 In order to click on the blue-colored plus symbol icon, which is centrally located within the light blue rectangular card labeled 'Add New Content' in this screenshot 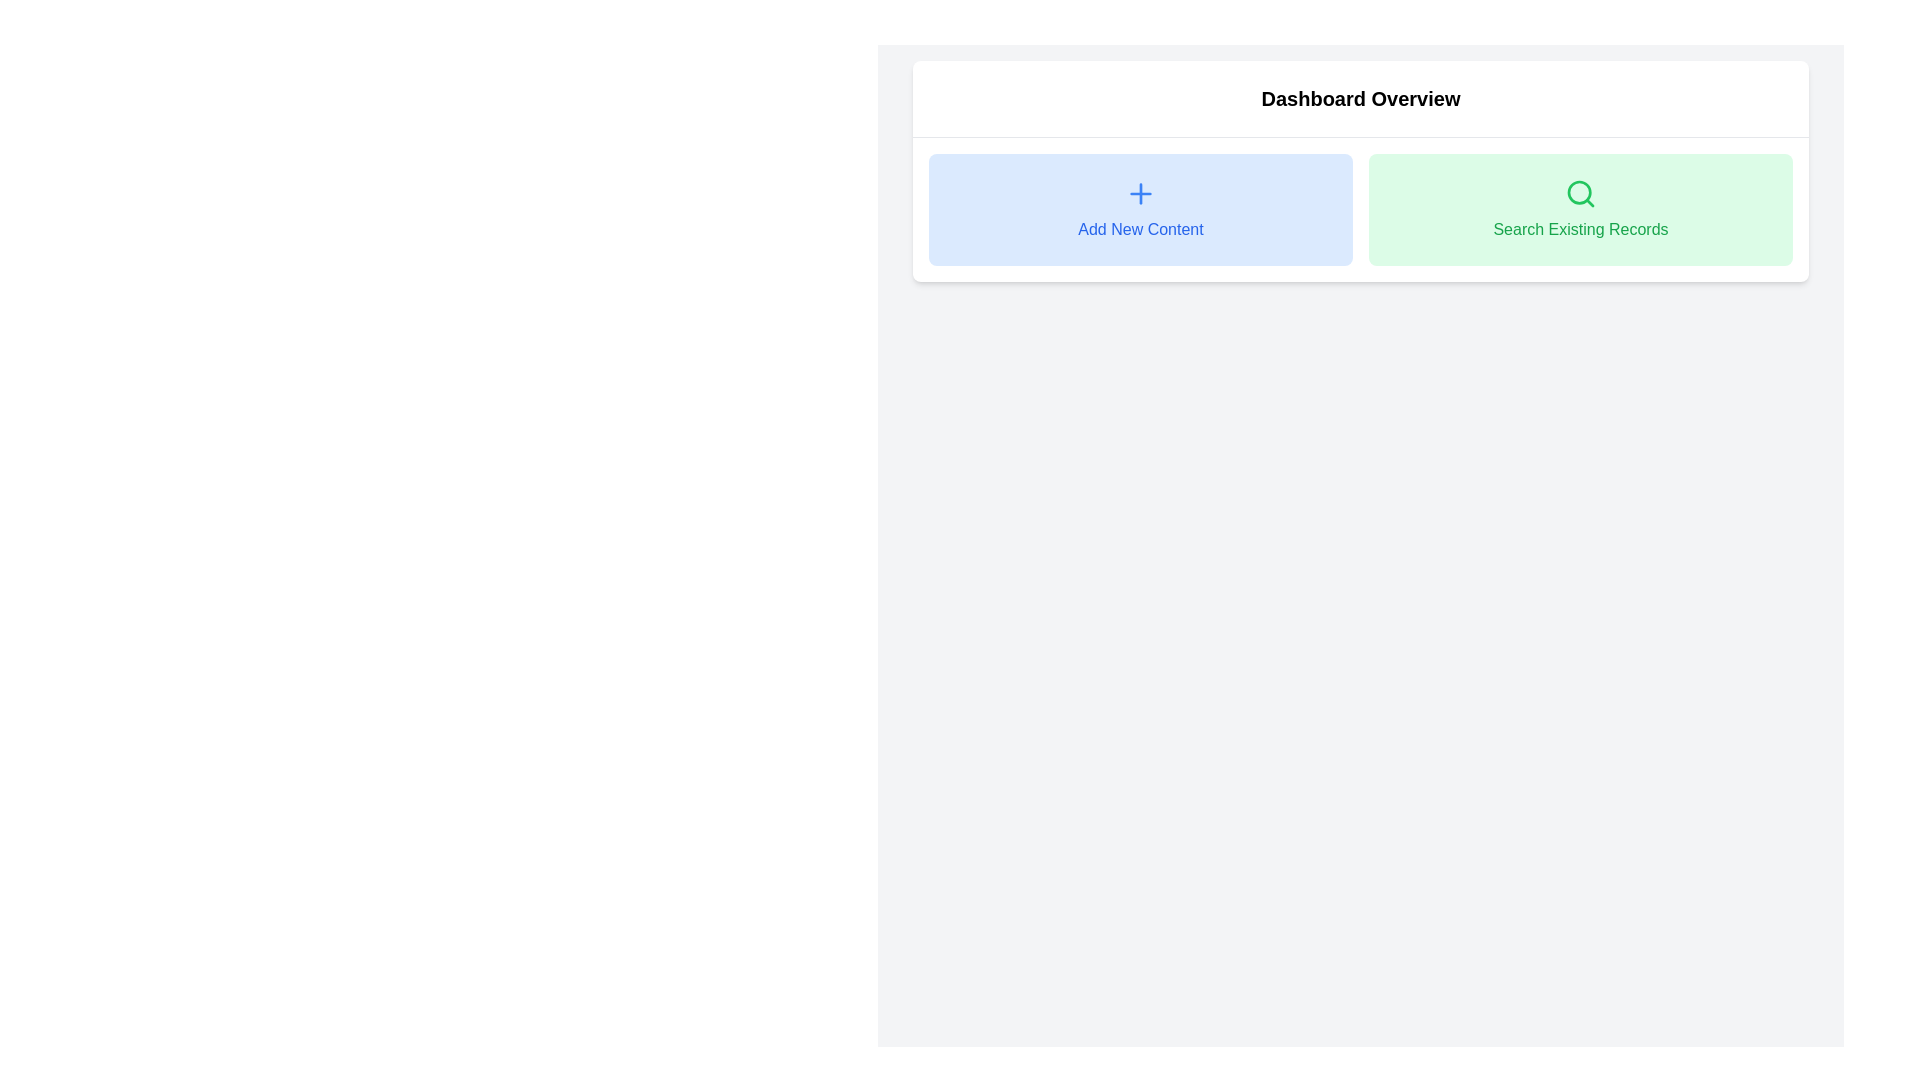, I will do `click(1141, 193)`.